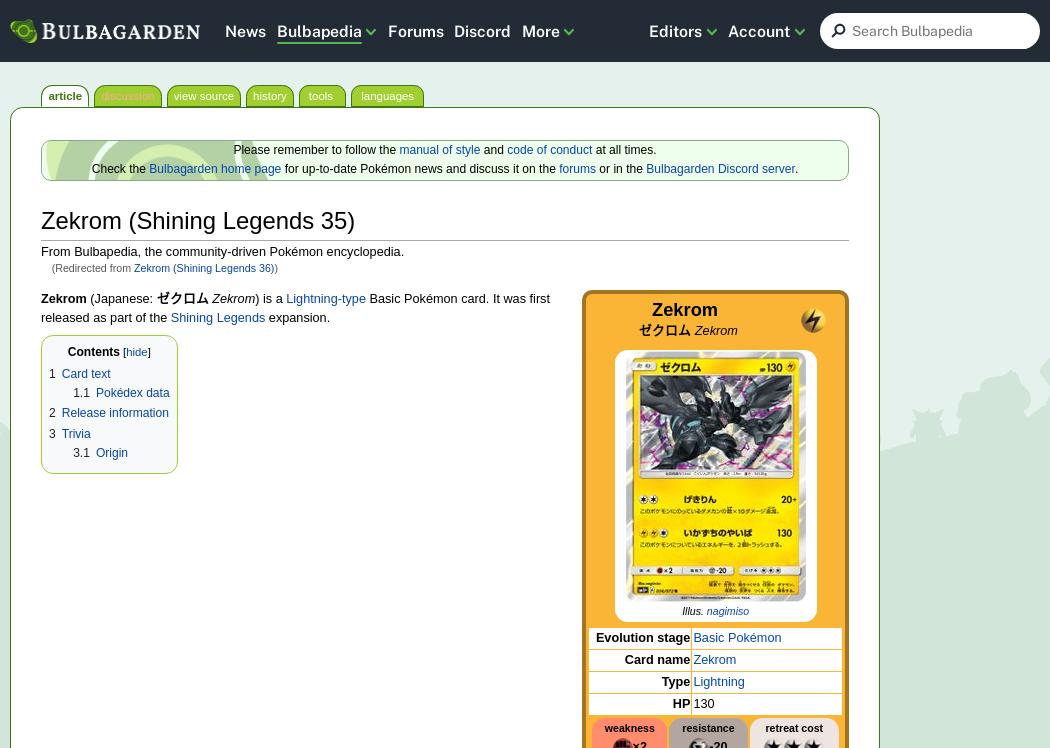  I want to click on 'and', so click(492, 148).